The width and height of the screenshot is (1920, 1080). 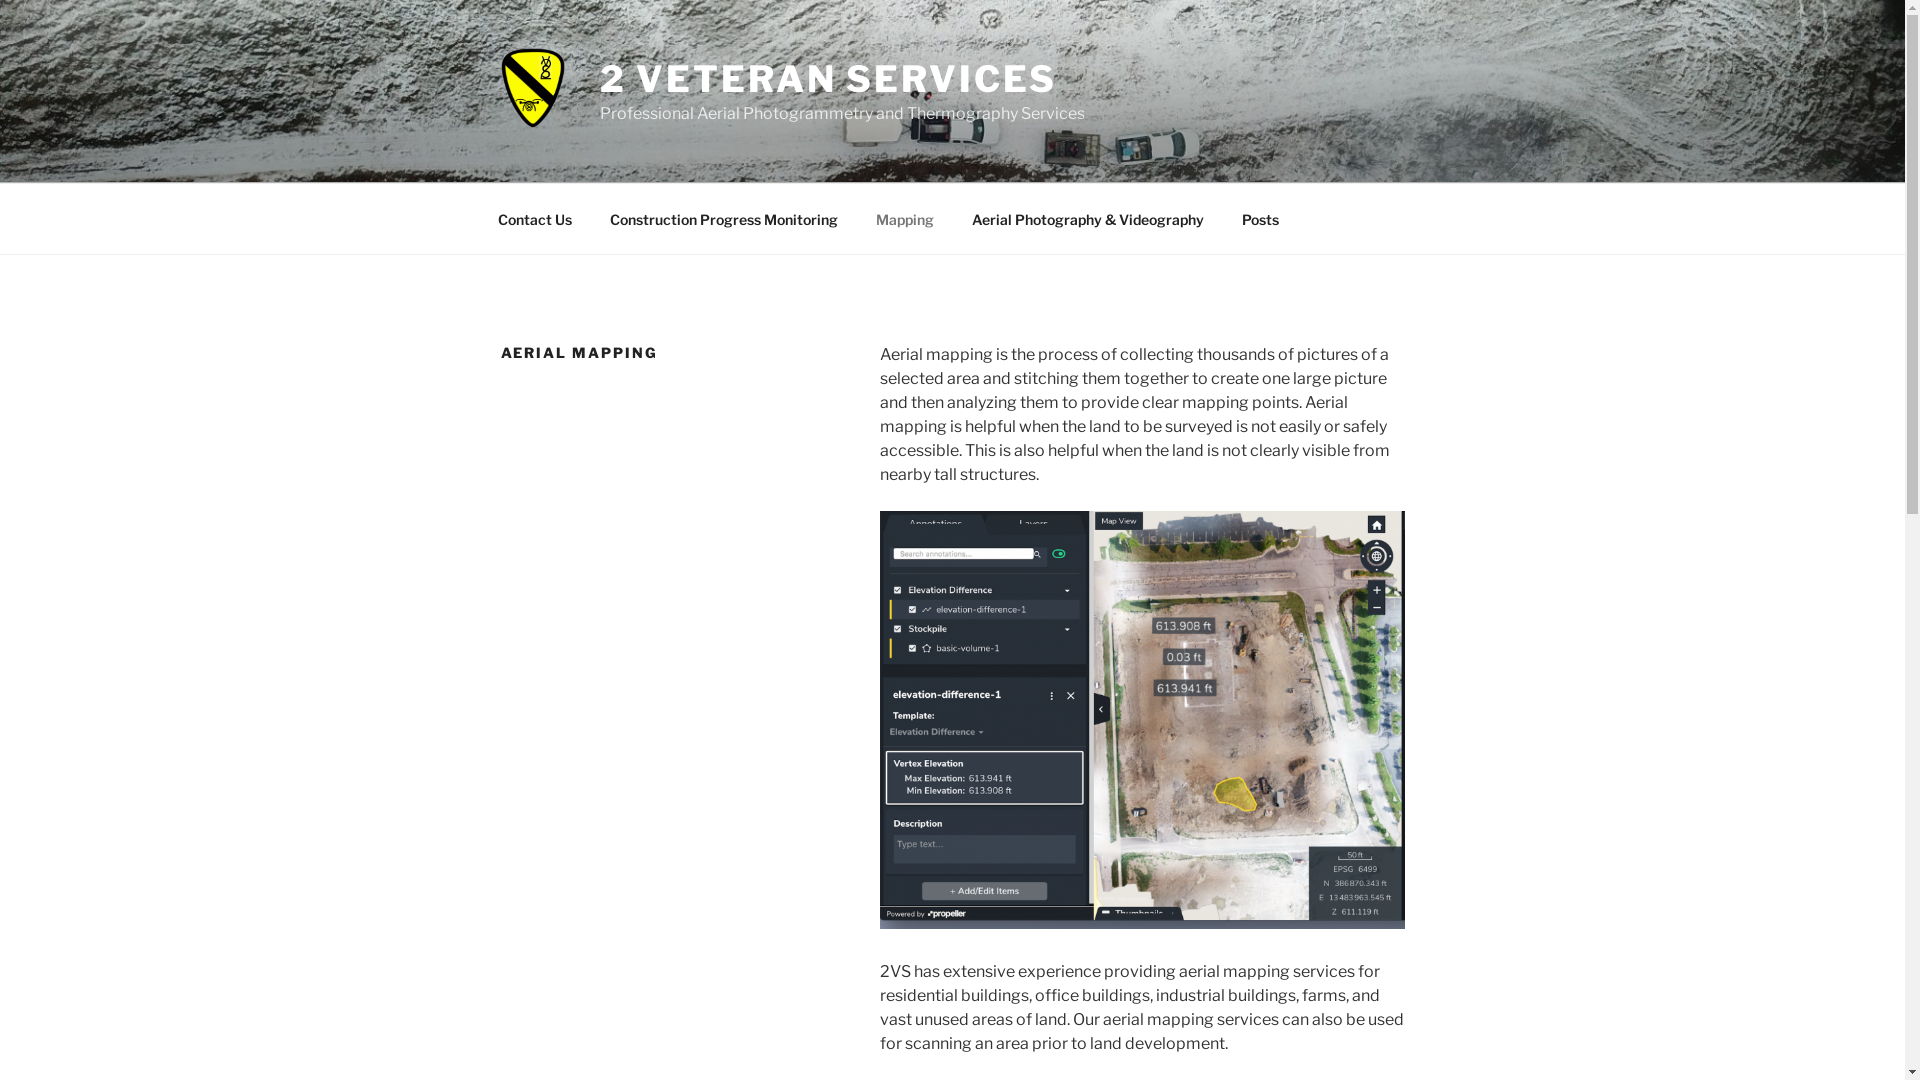 I want to click on 'Construction Progress Monitoring', so click(x=722, y=218).